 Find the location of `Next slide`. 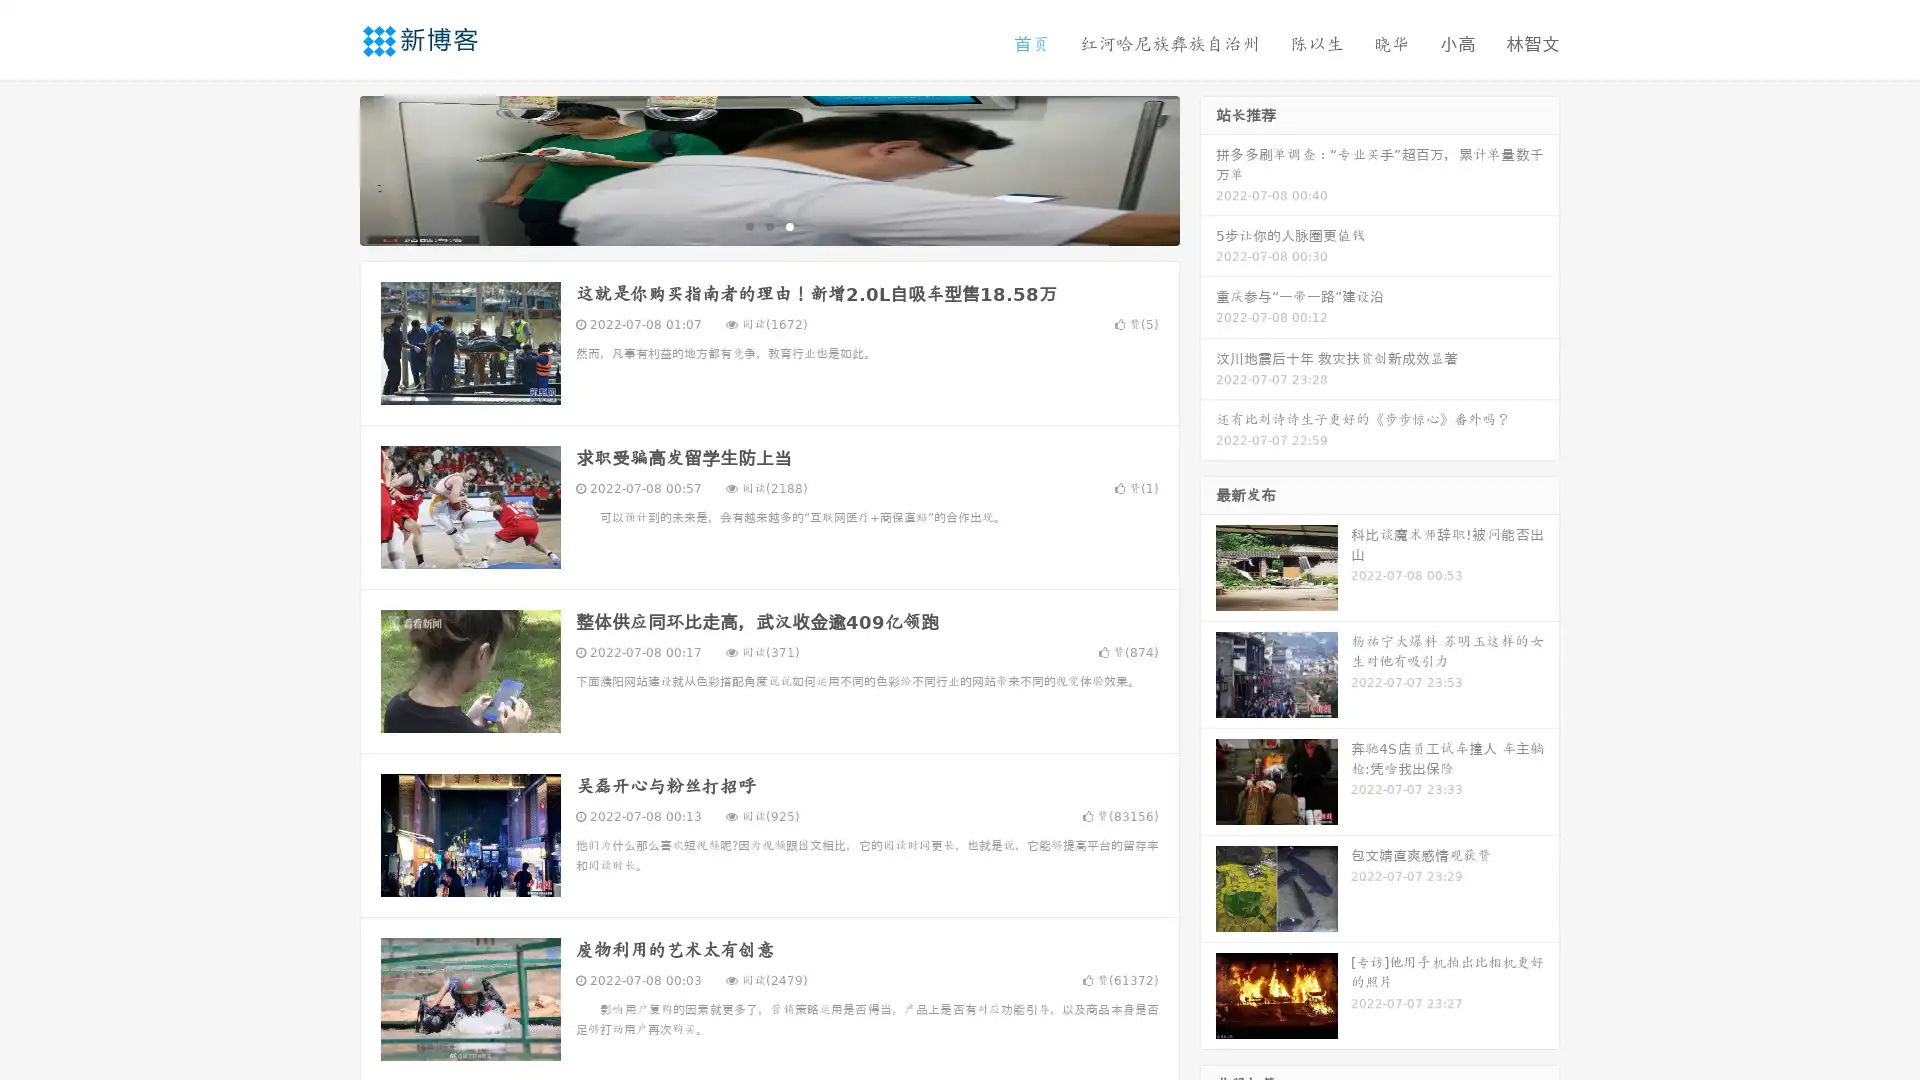

Next slide is located at coordinates (1208, 168).